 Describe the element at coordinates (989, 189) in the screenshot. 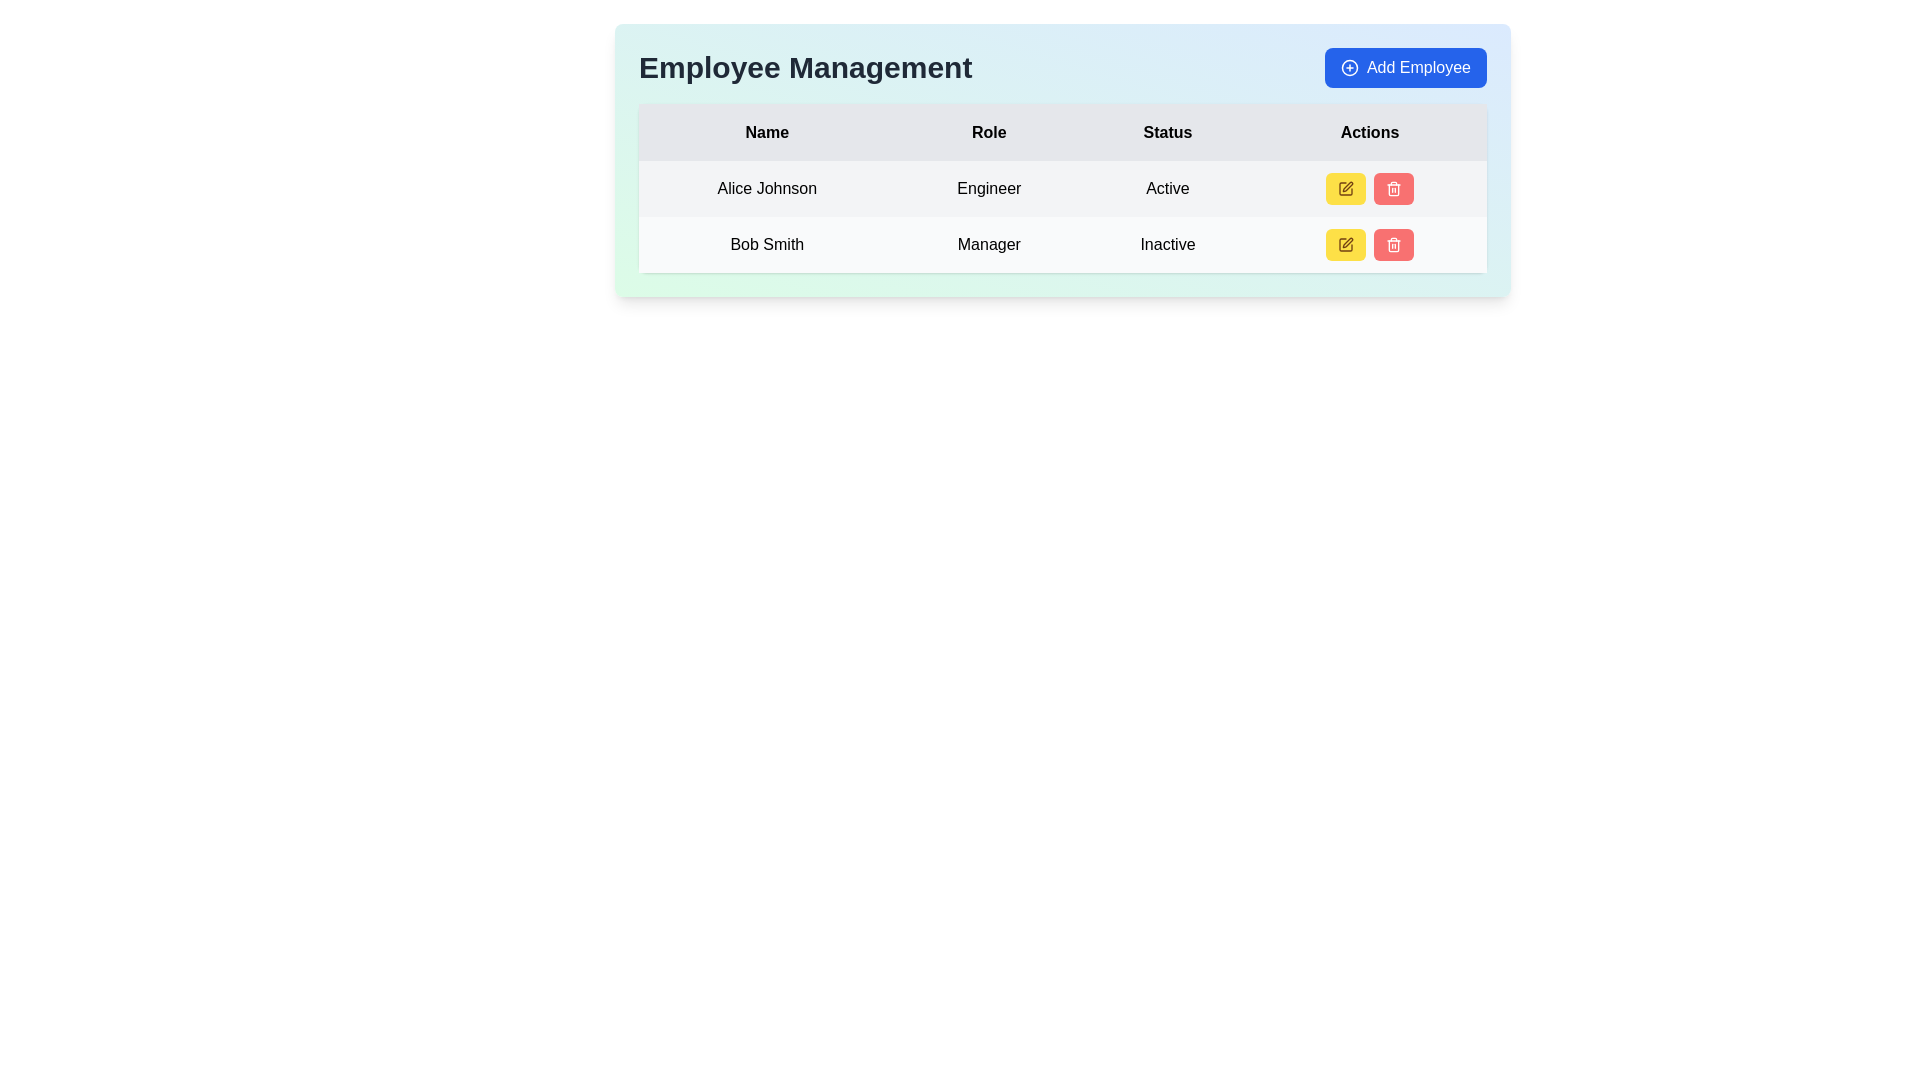

I see `the text element displaying 'Engineer' that is located in the first row of the table under the 'Role' column, positioned beside 'Alice Johnson' in the 'Name' column and before 'Active' in the 'Status' column` at that location.